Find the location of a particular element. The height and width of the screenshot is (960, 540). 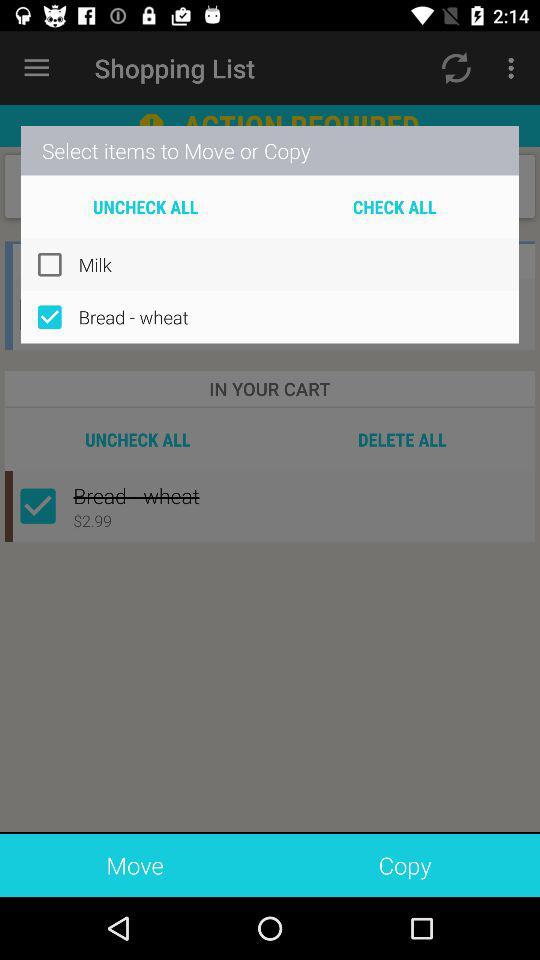

the icon below select items to icon is located at coordinates (394, 206).